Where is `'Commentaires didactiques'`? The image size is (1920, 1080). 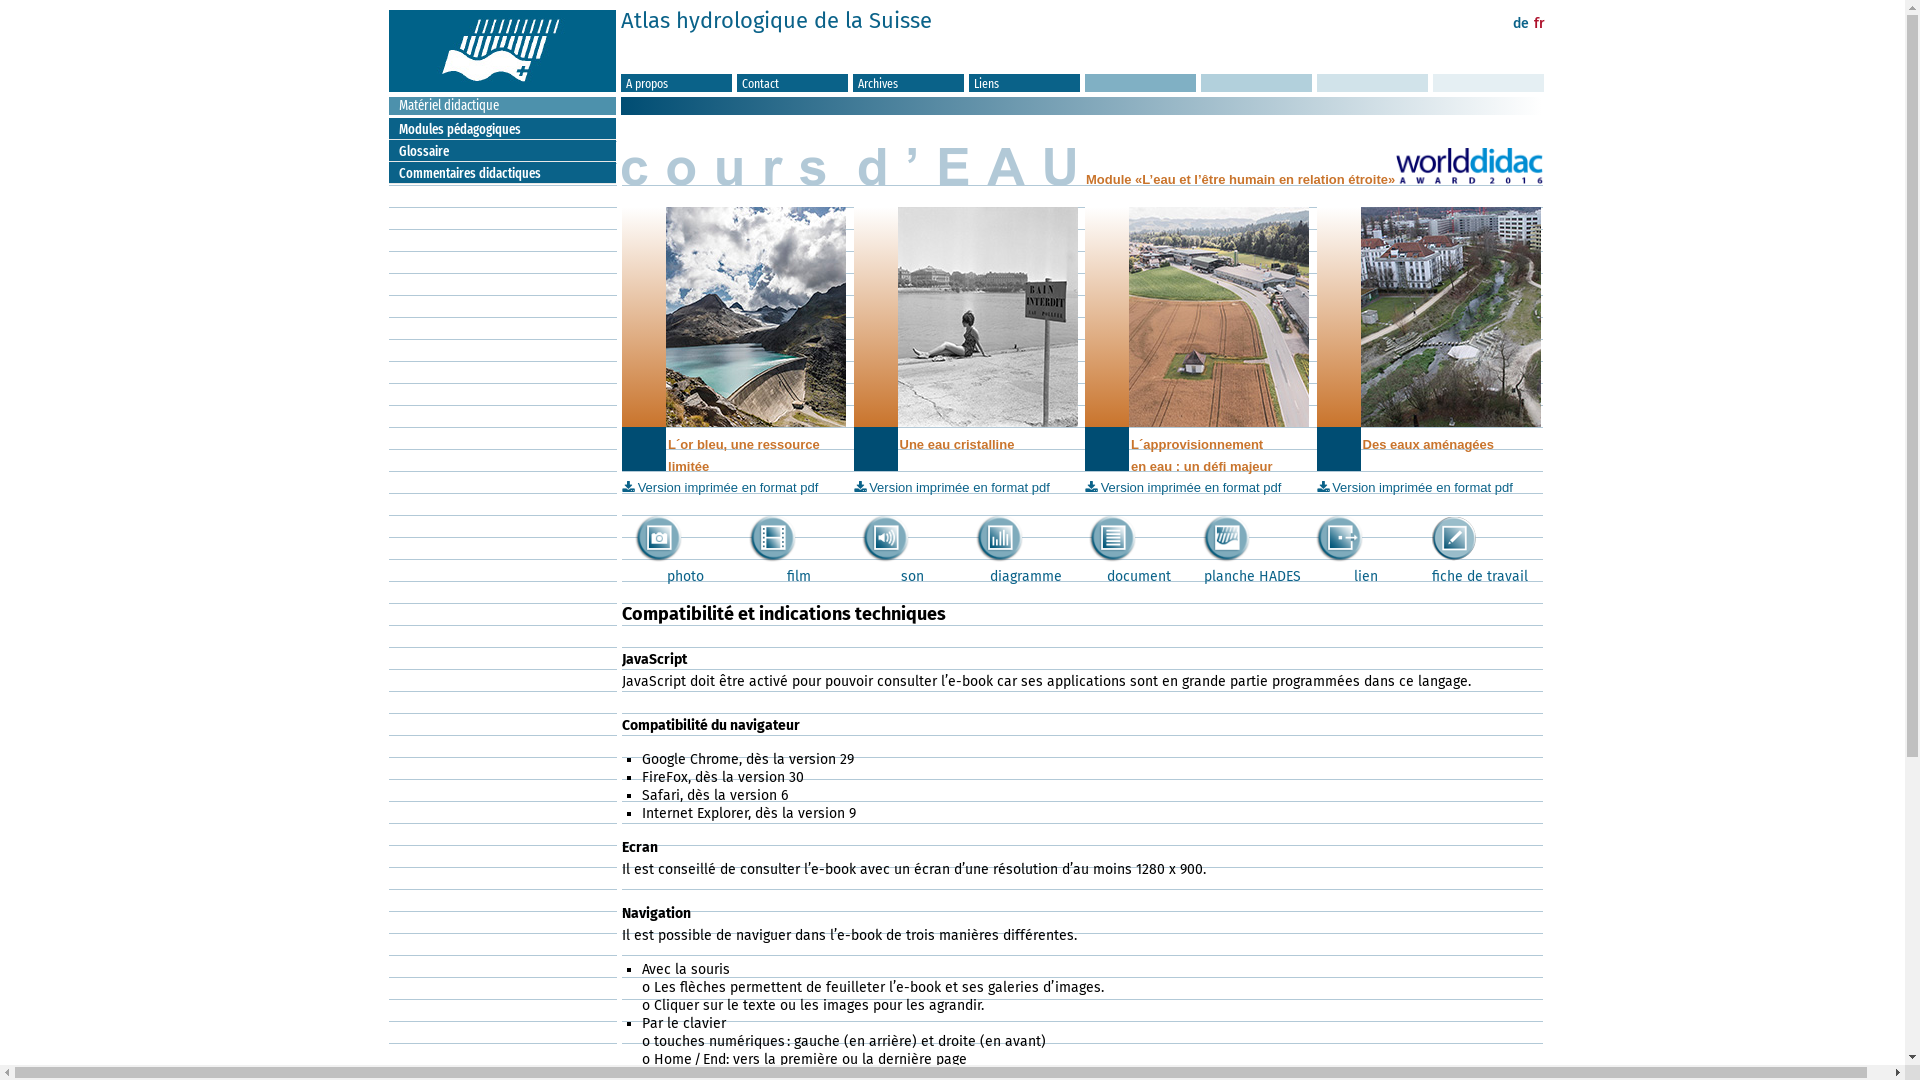 'Commentaires didactiques' is located at coordinates (507, 172).